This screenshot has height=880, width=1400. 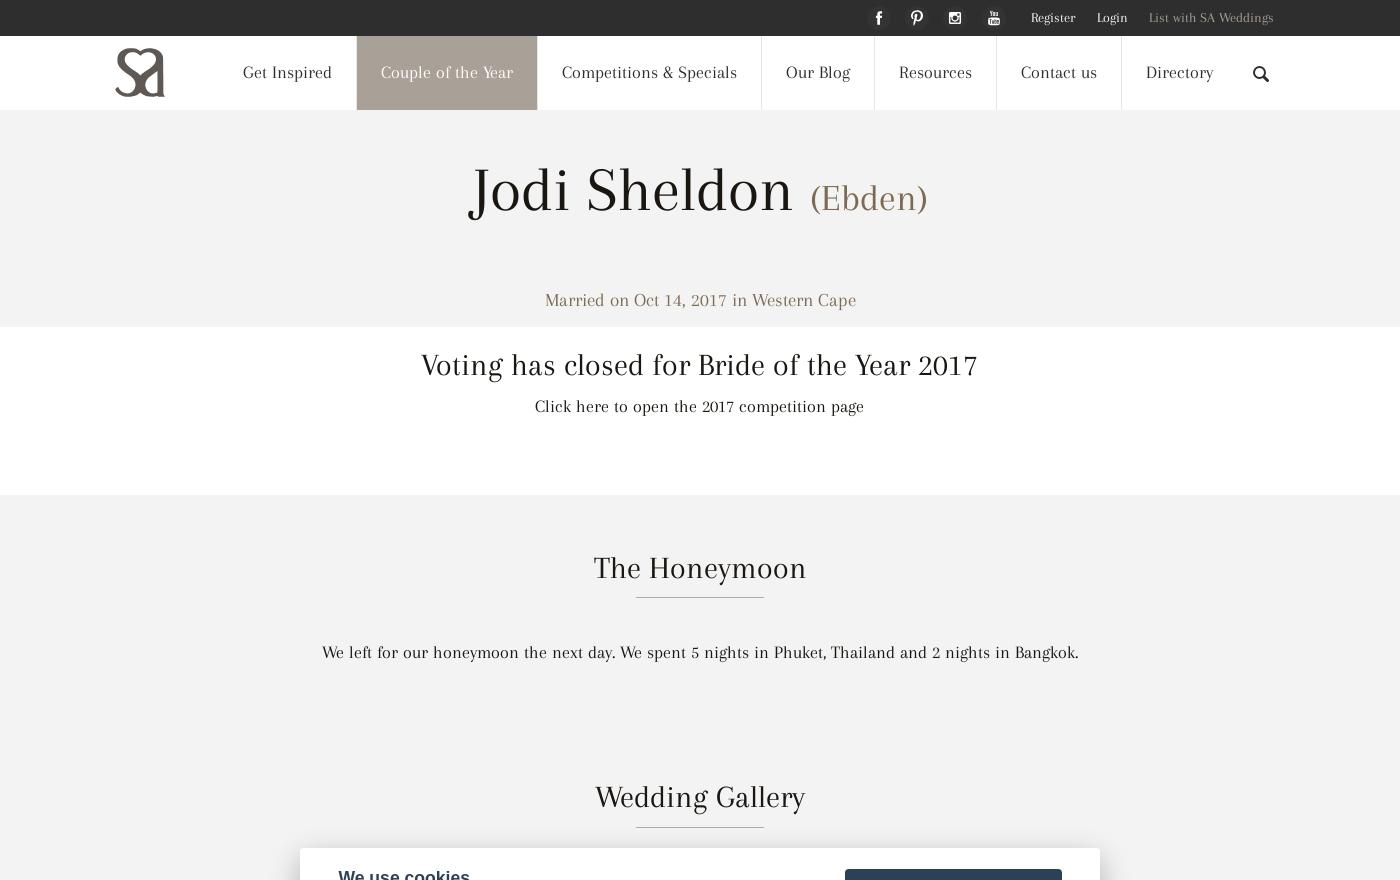 What do you see at coordinates (1096, 15) in the screenshot?
I see `'Login'` at bounding box center [1096, 15].